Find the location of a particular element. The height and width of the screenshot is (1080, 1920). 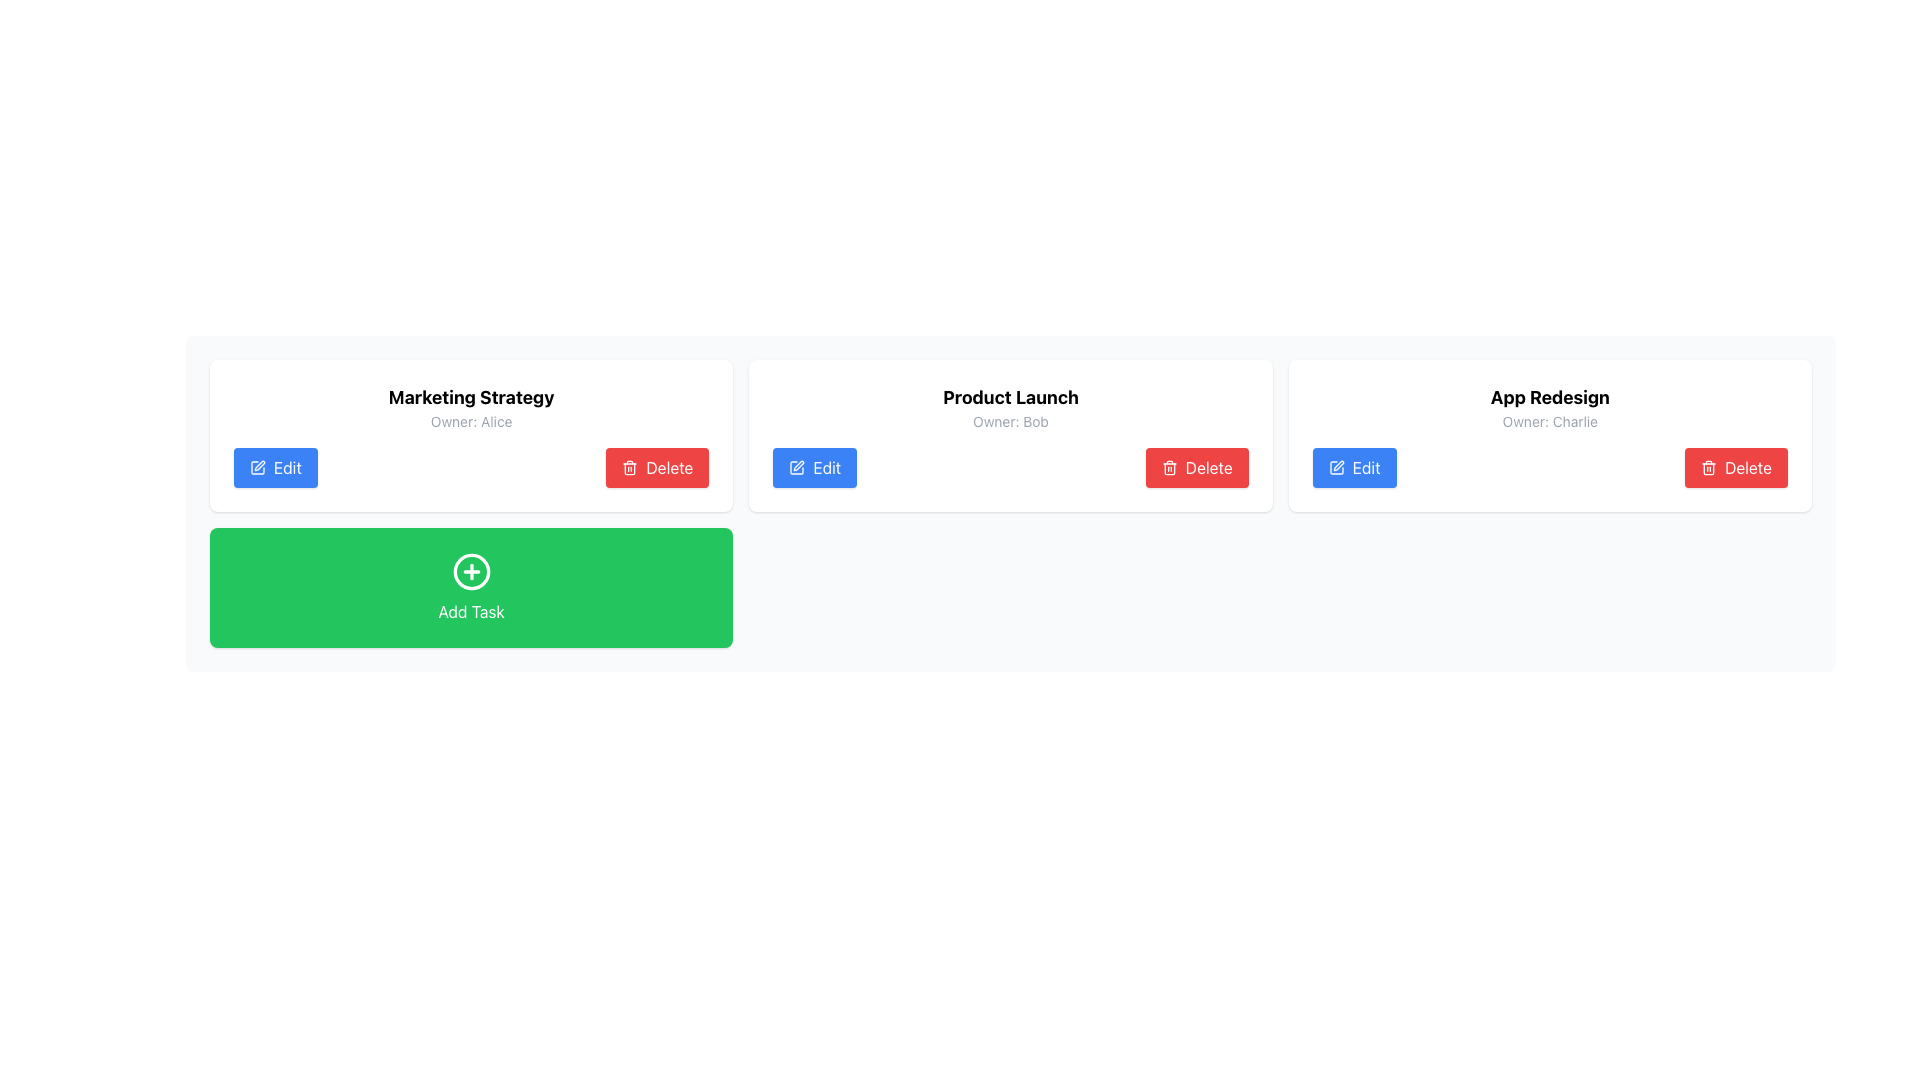

the 'Delete' button which contains the delete icon, located within the 'App Redesign' card is located at coordinates (1707, 467).